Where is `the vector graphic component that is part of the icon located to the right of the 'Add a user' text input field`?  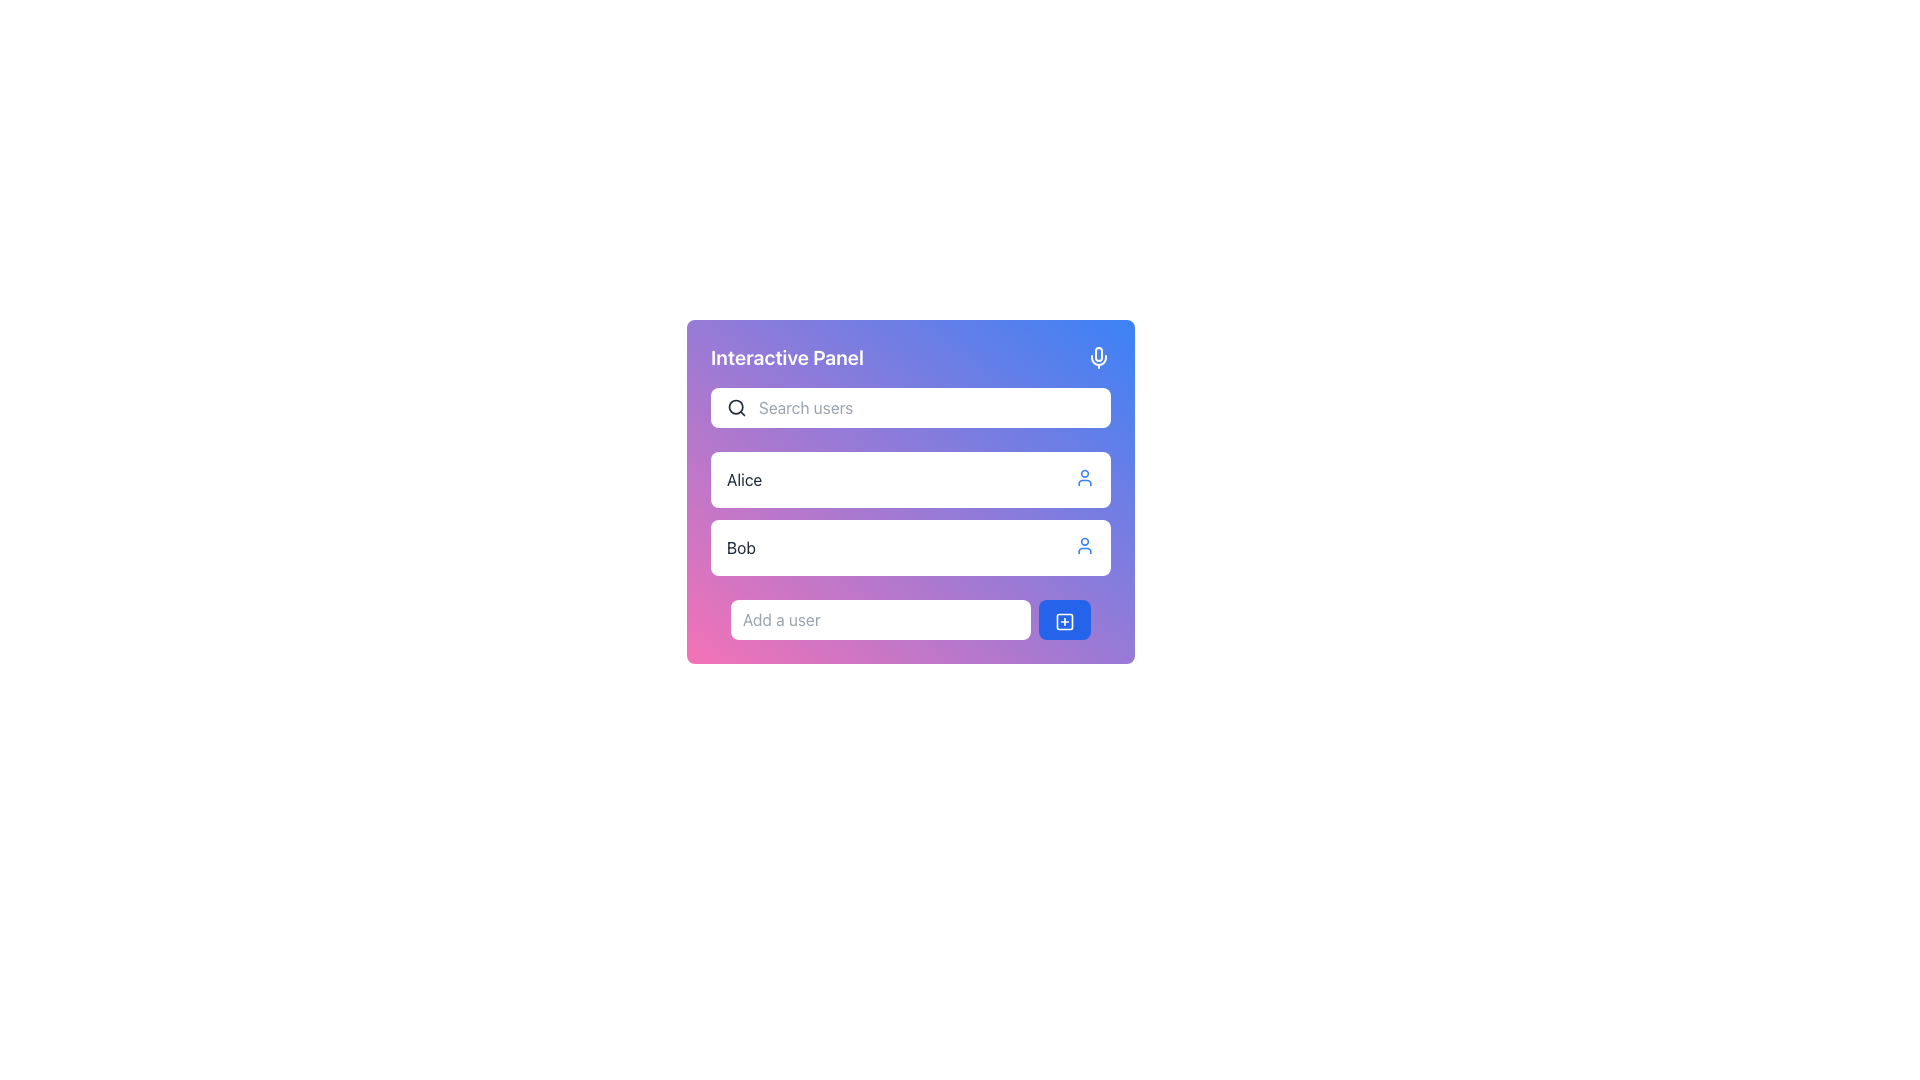 the vector graphic component that is part of the icon located to the right of the 'Add a user' text input field is located at coordinates (1064, 620).